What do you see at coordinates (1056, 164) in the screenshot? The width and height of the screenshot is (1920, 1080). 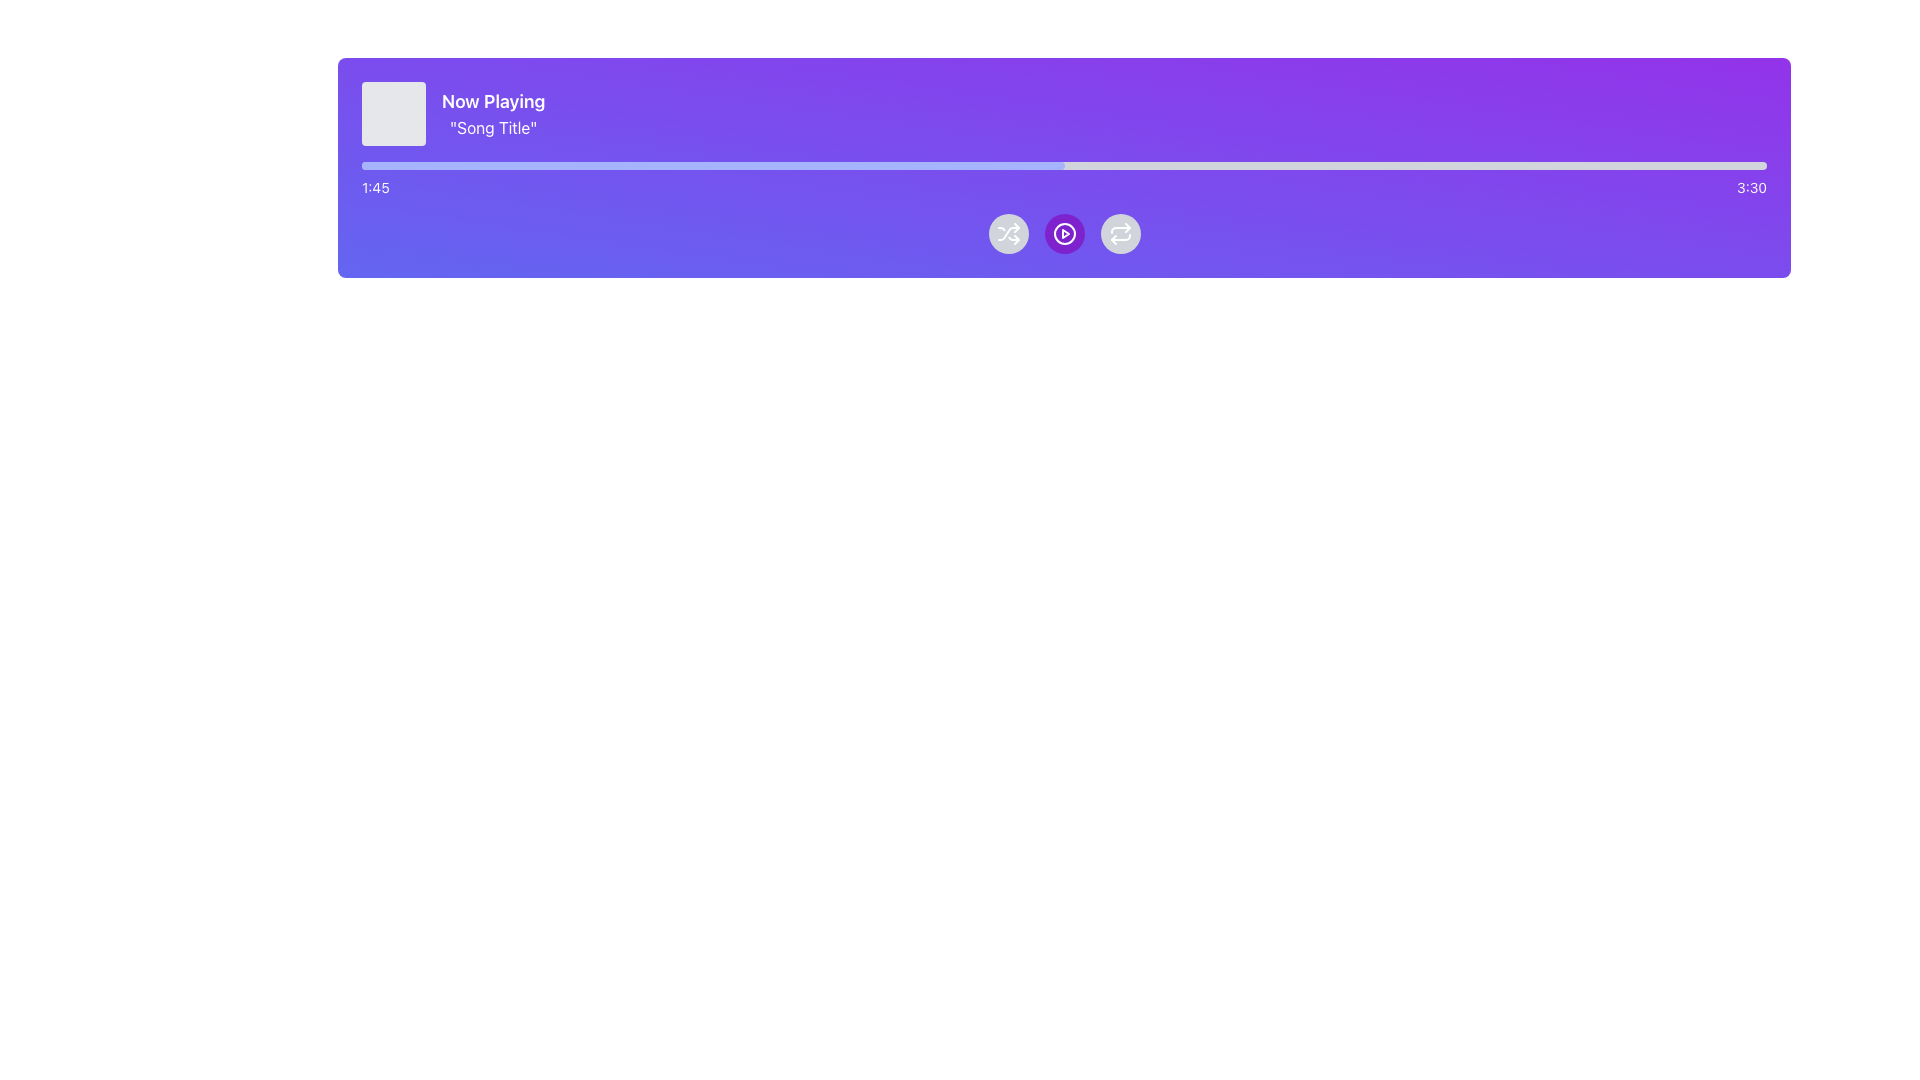 I see `the slider` at bounding box center [1056, 164].